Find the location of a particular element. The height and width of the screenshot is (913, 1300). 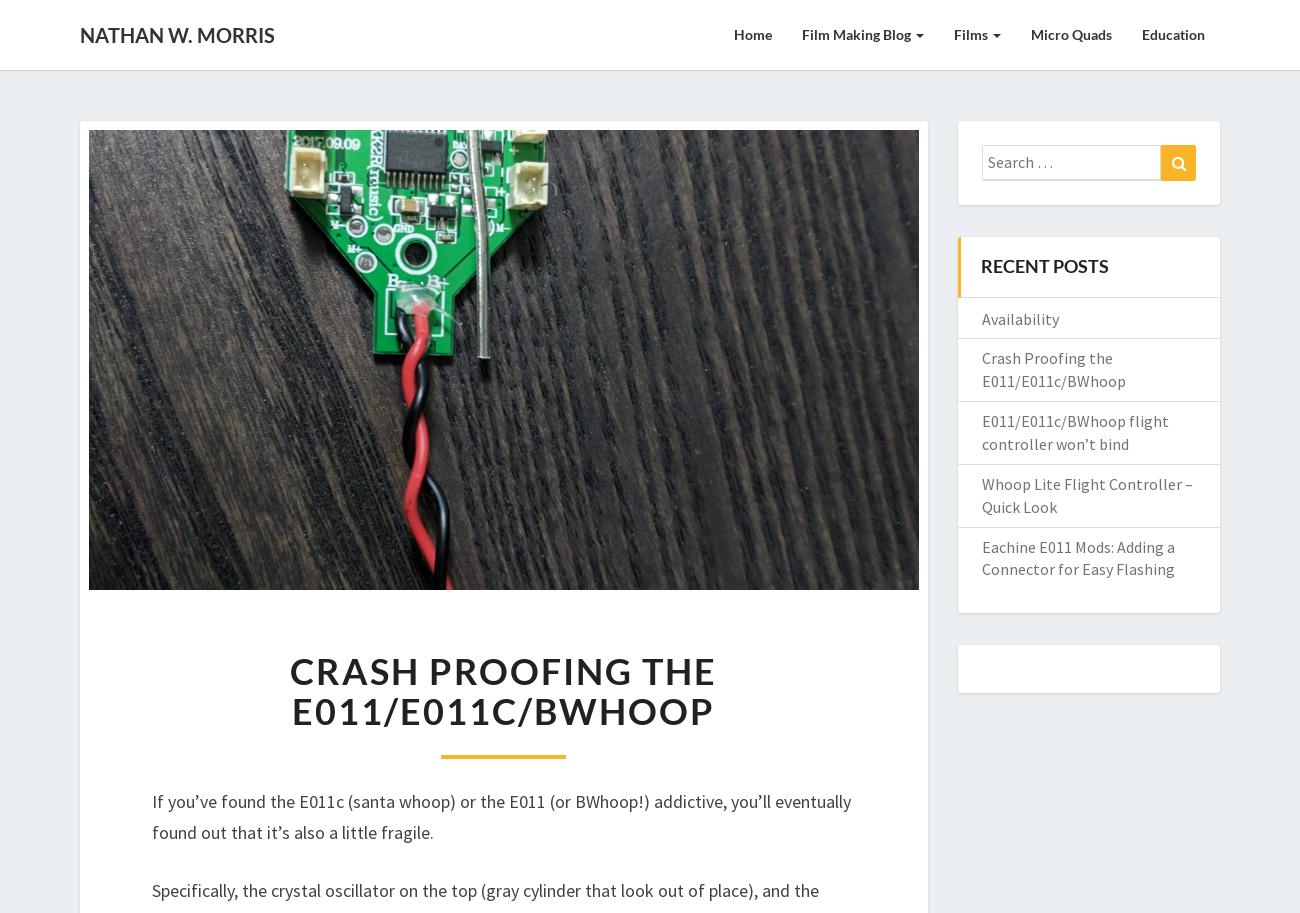

'Availability' is located at coordinates (1018, 316).